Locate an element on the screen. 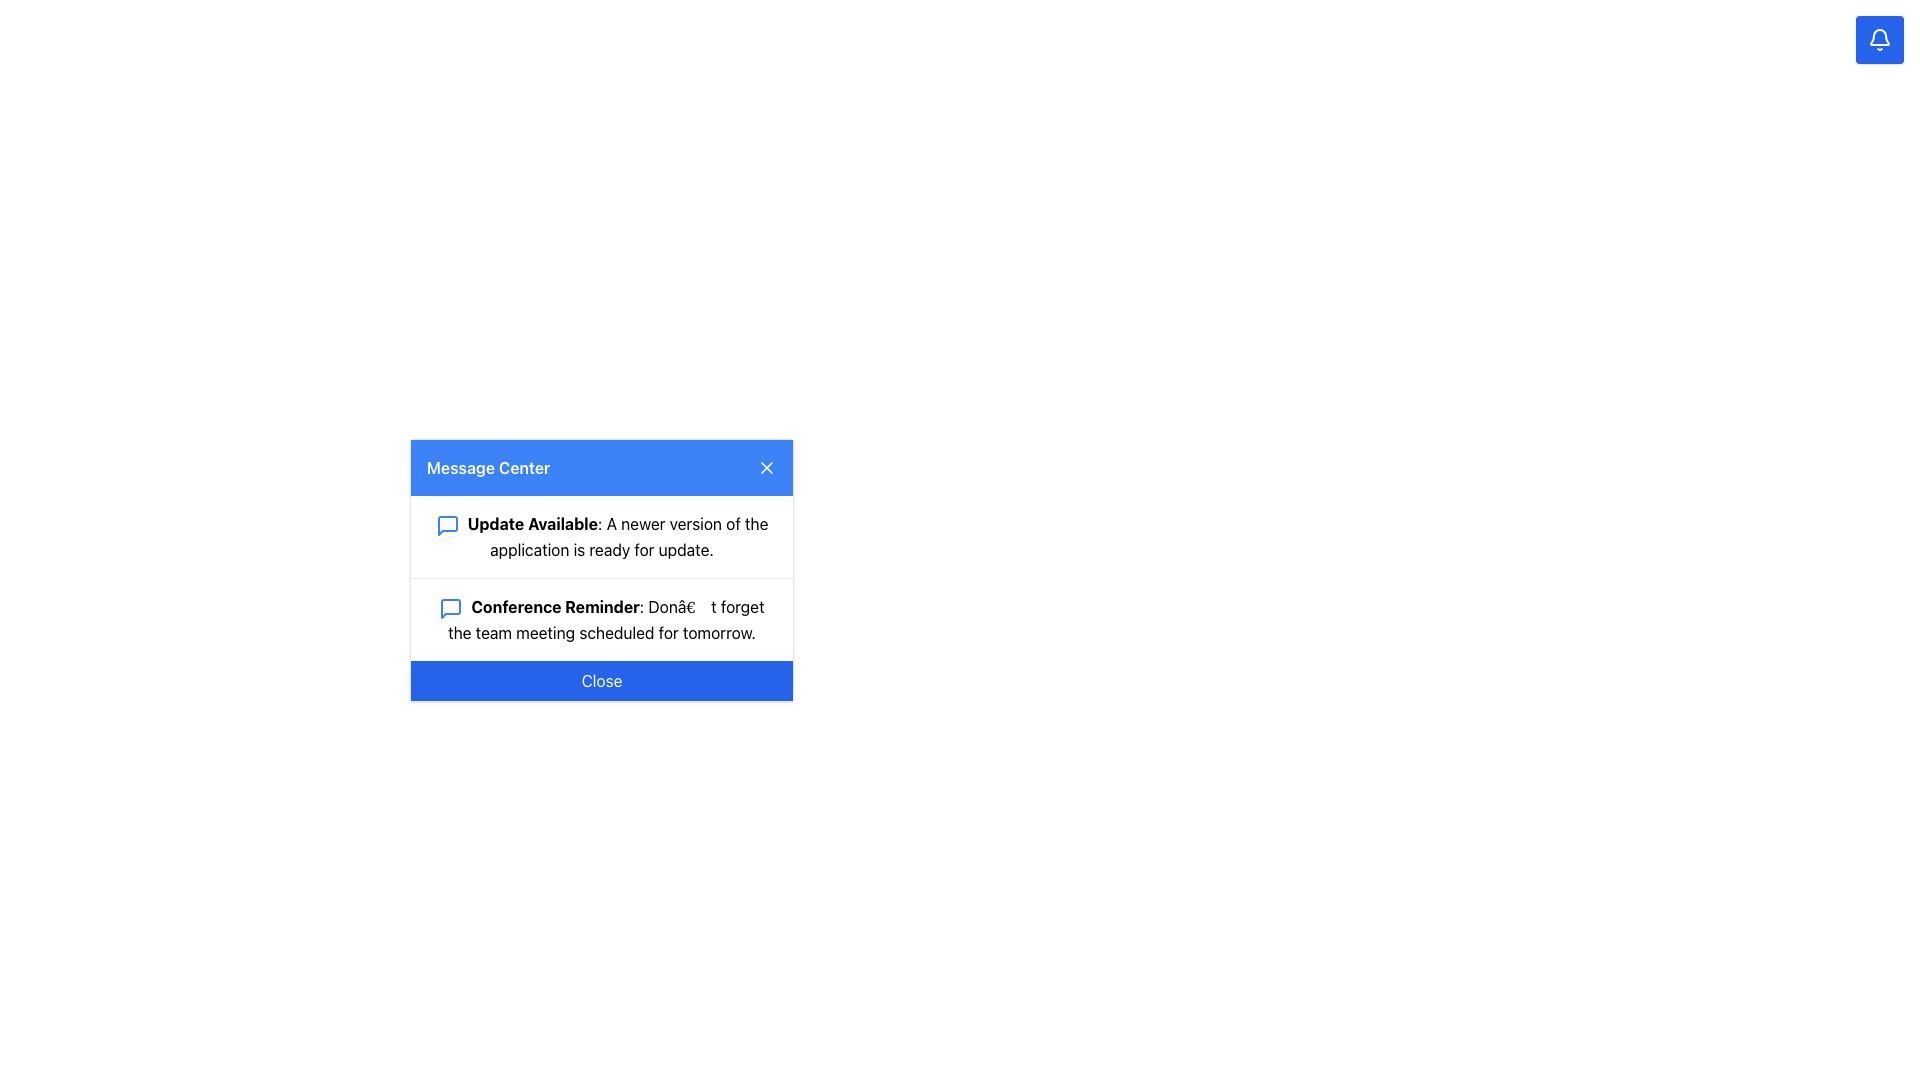 The image size is (1920, 1080). the 'Close' button with white text on a blue background located at the bottom of the 'Message Center' modal dialog box is located at coordinates (600, 678).